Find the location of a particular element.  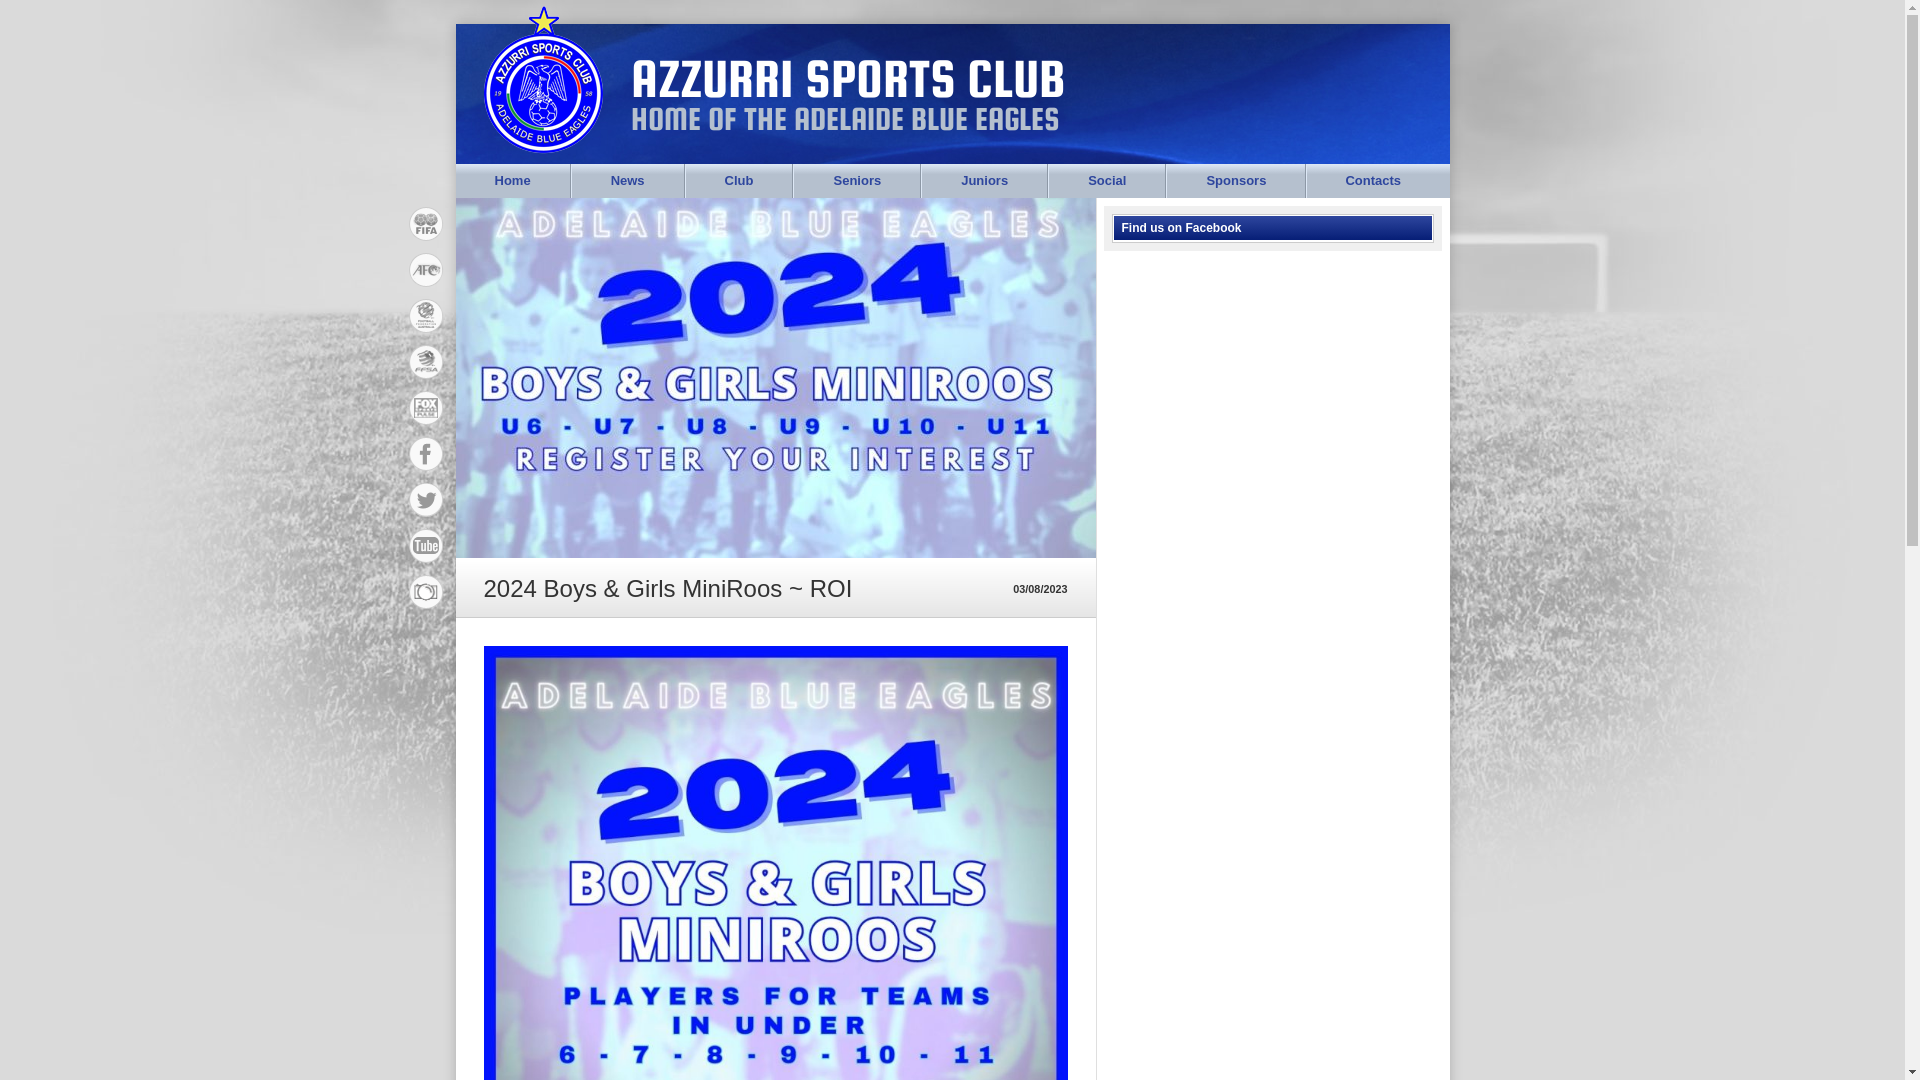

'HOME OF THE ADELAIDE BLUE EAGLES' is located at coordinates (836, 119).